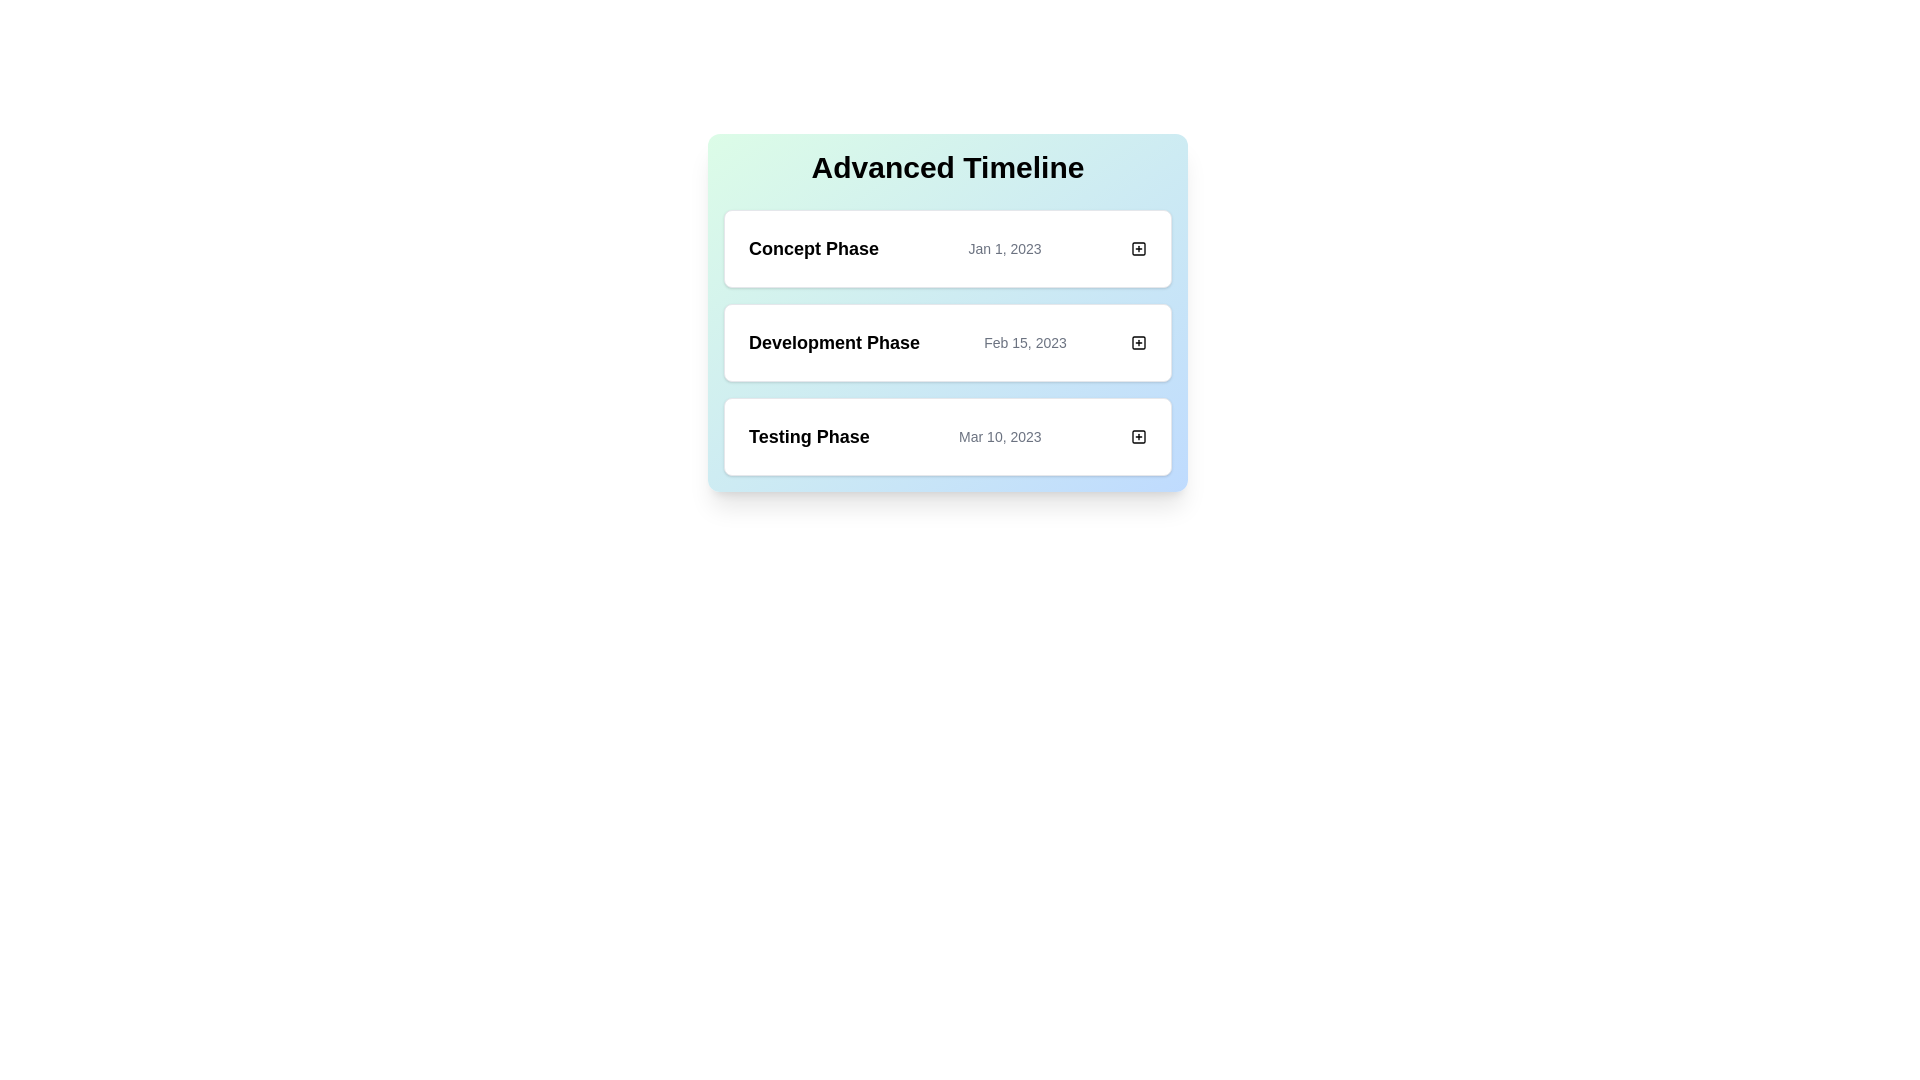 This screenshot has width=1920, height=1080. I want to click on the first card in the vertical timeline structure labeled 'Advanced Timeline', so click(947, 248).